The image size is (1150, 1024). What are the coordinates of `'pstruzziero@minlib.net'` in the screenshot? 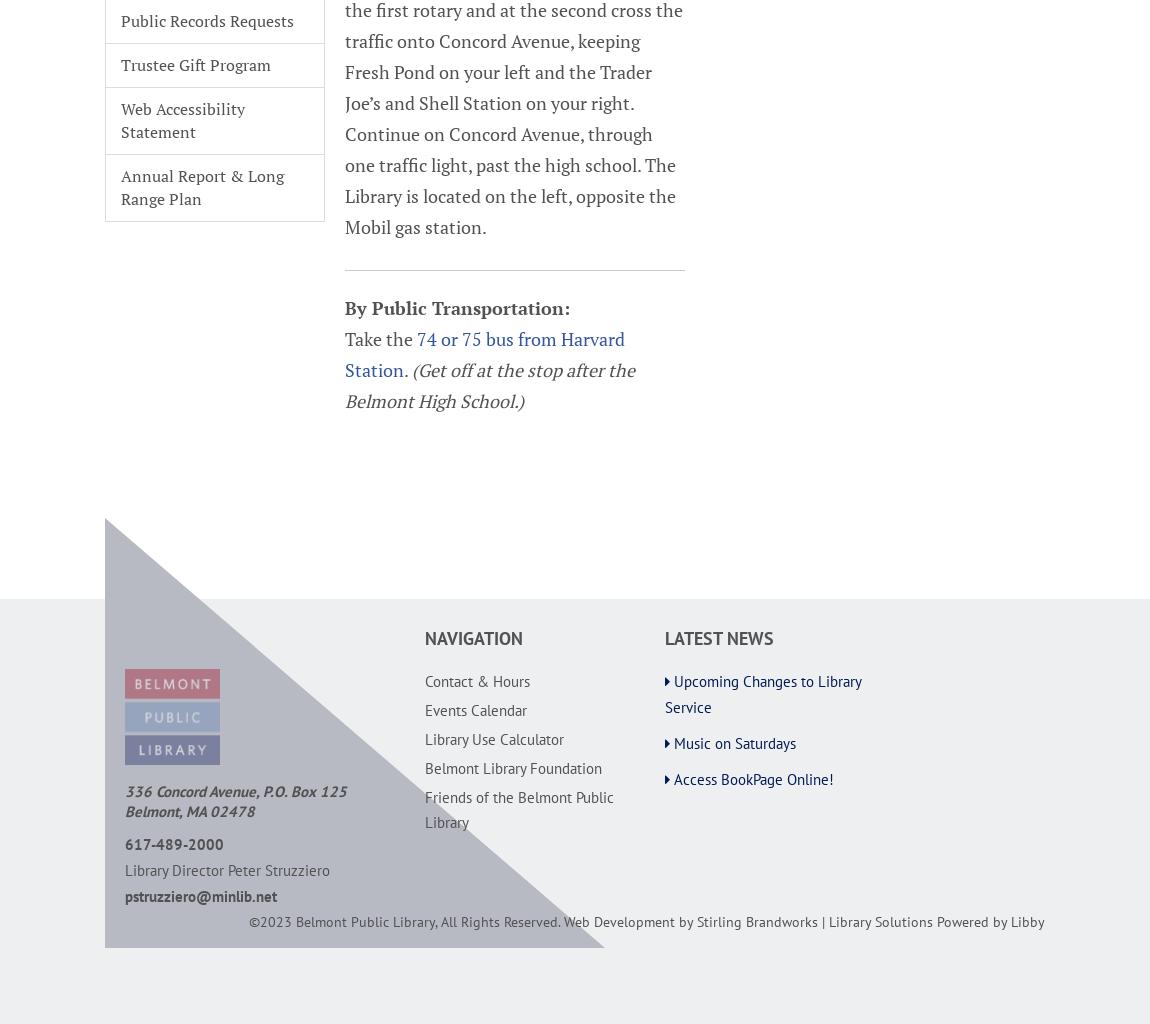 It's located at (200, 896).